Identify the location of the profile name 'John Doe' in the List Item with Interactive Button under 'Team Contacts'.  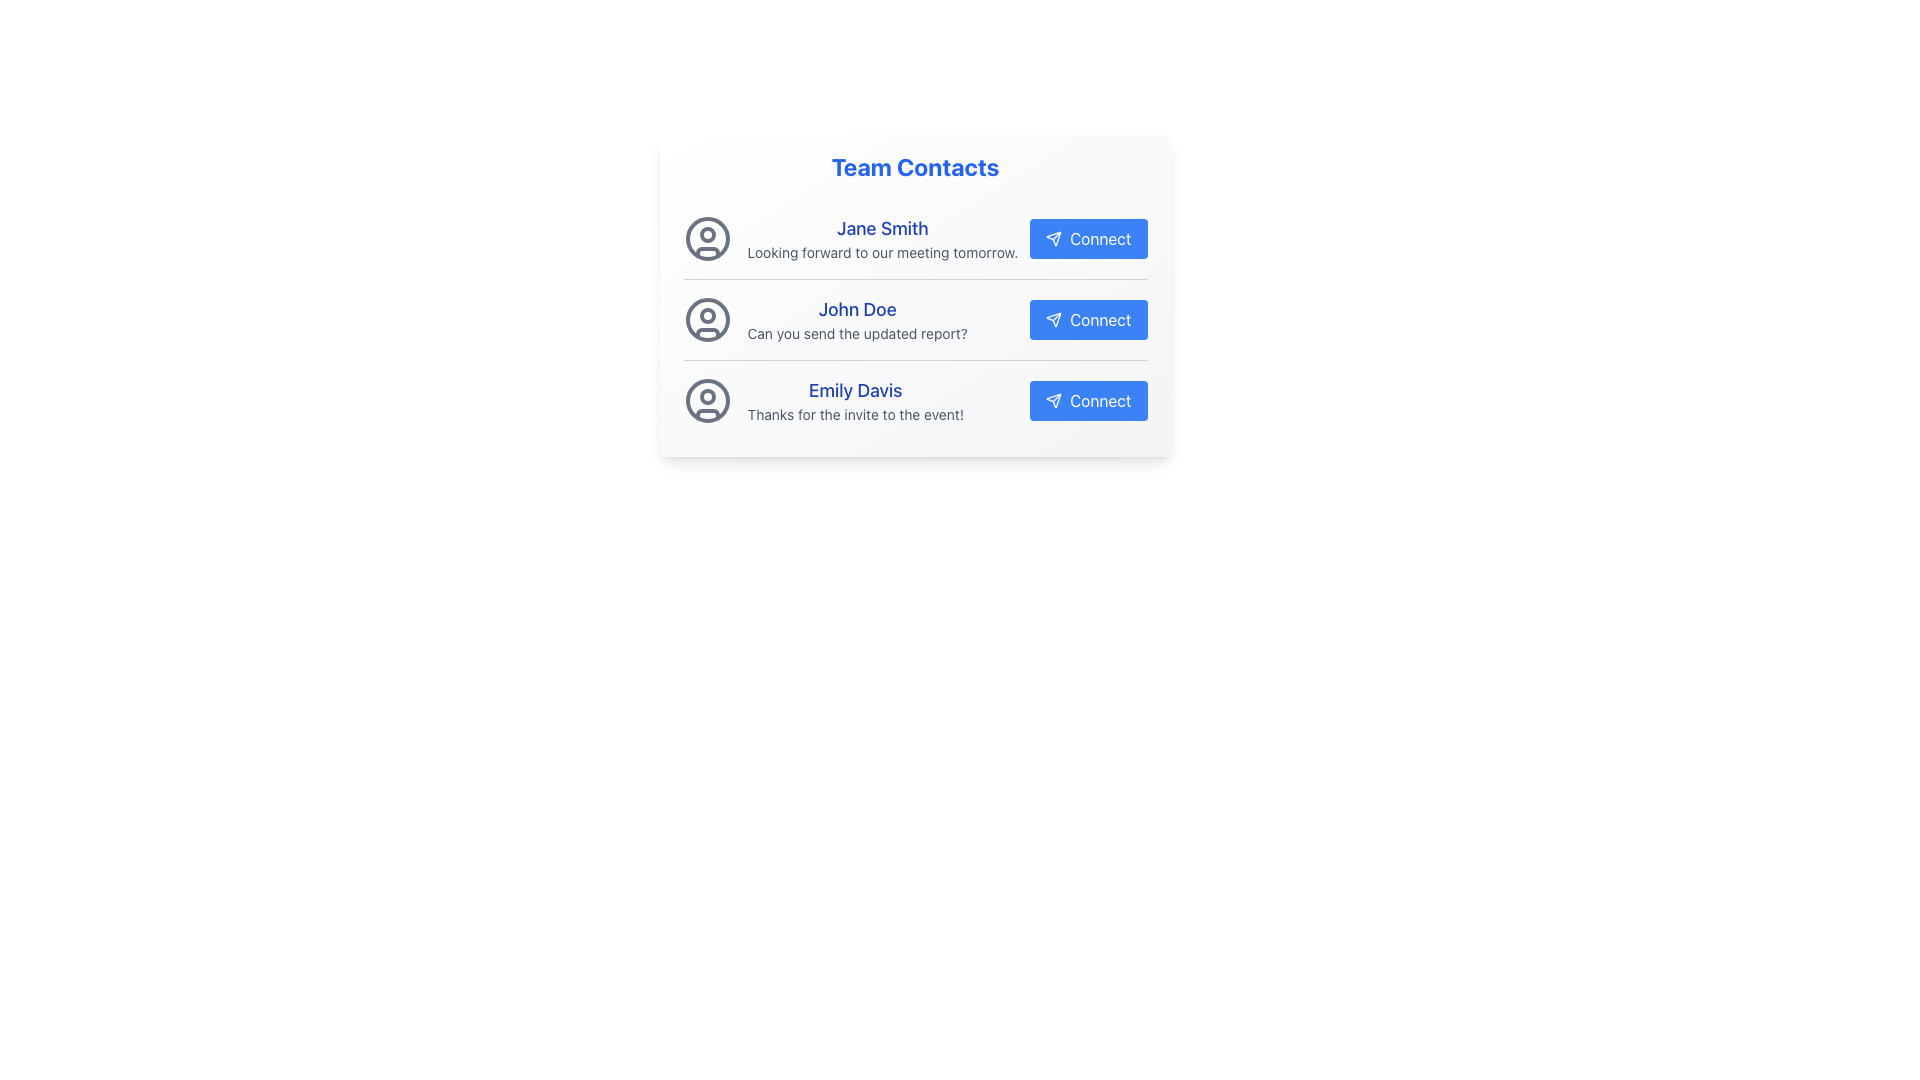
(914, 319).